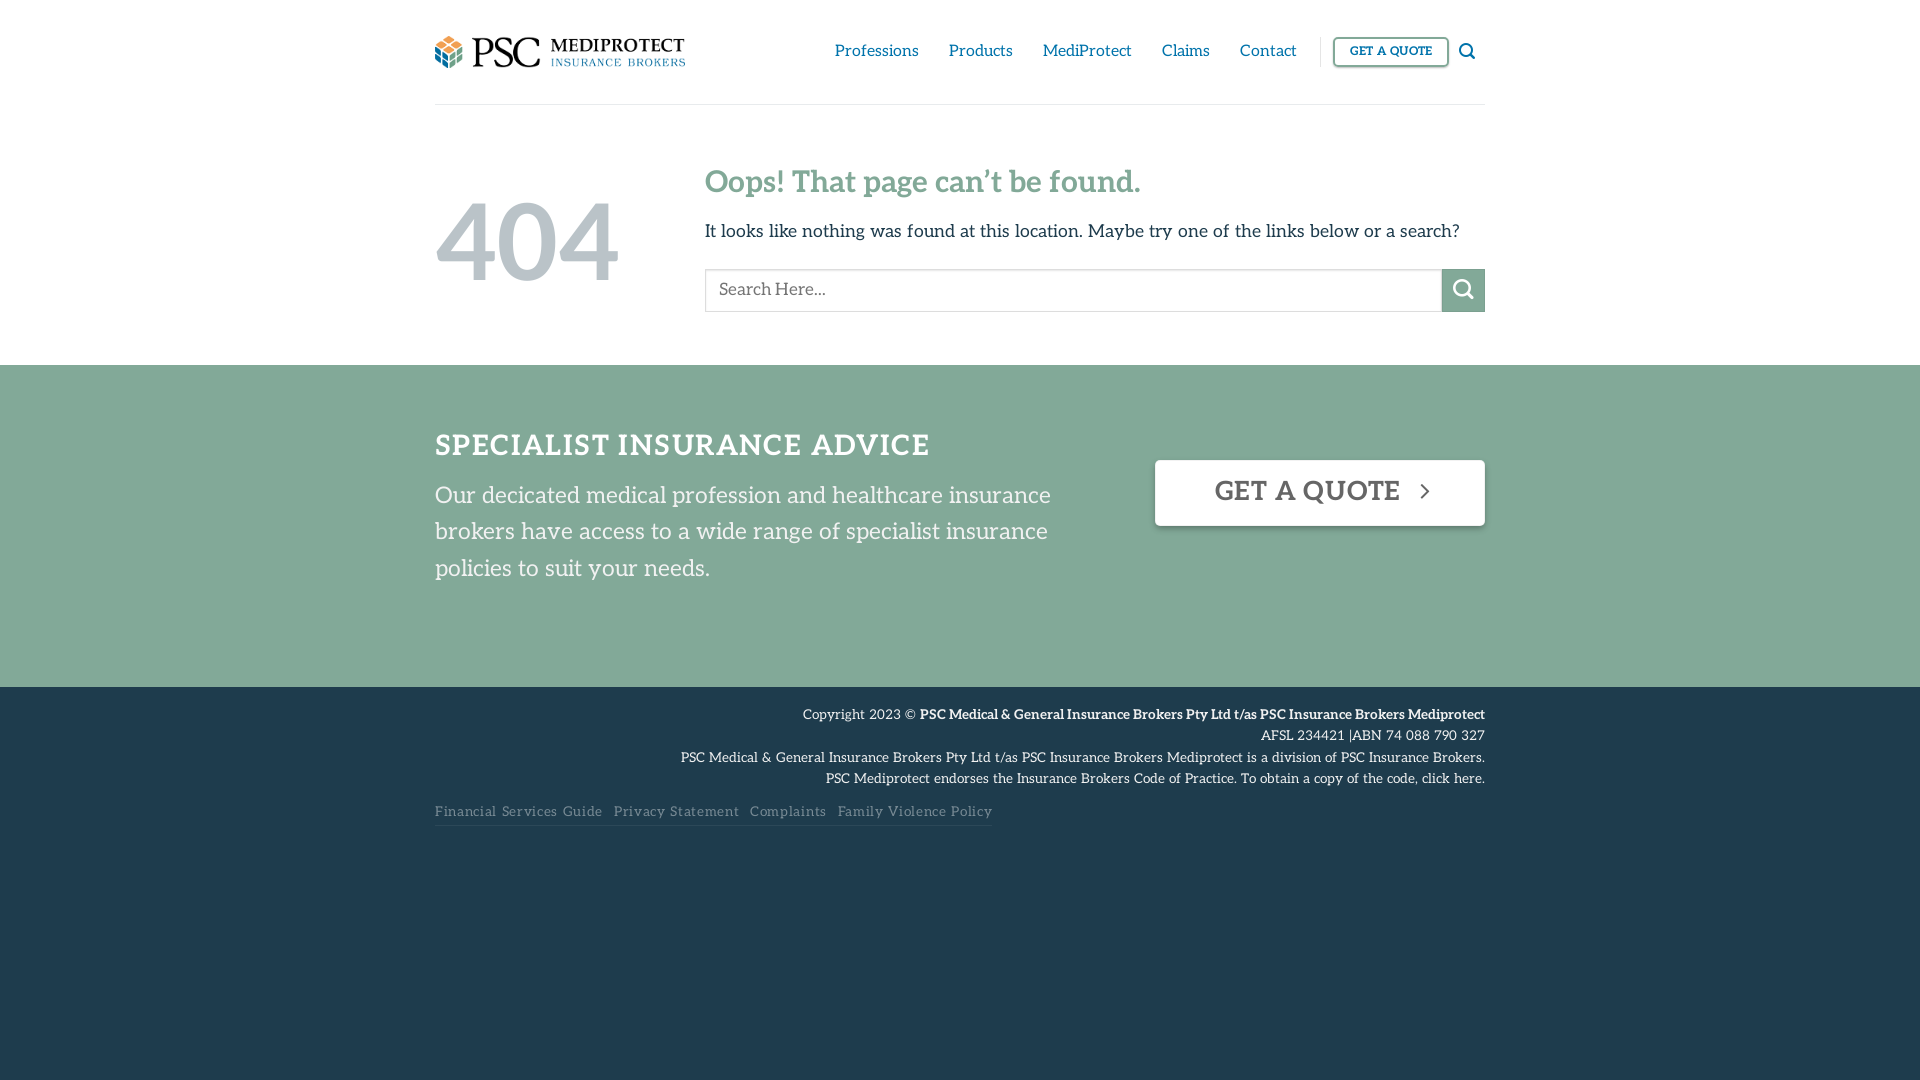 The image size is (1920, 1080). Describe the element at coordinates (1390, 50) in the screenshot. I see `'GET A QUOTE'` at that location.